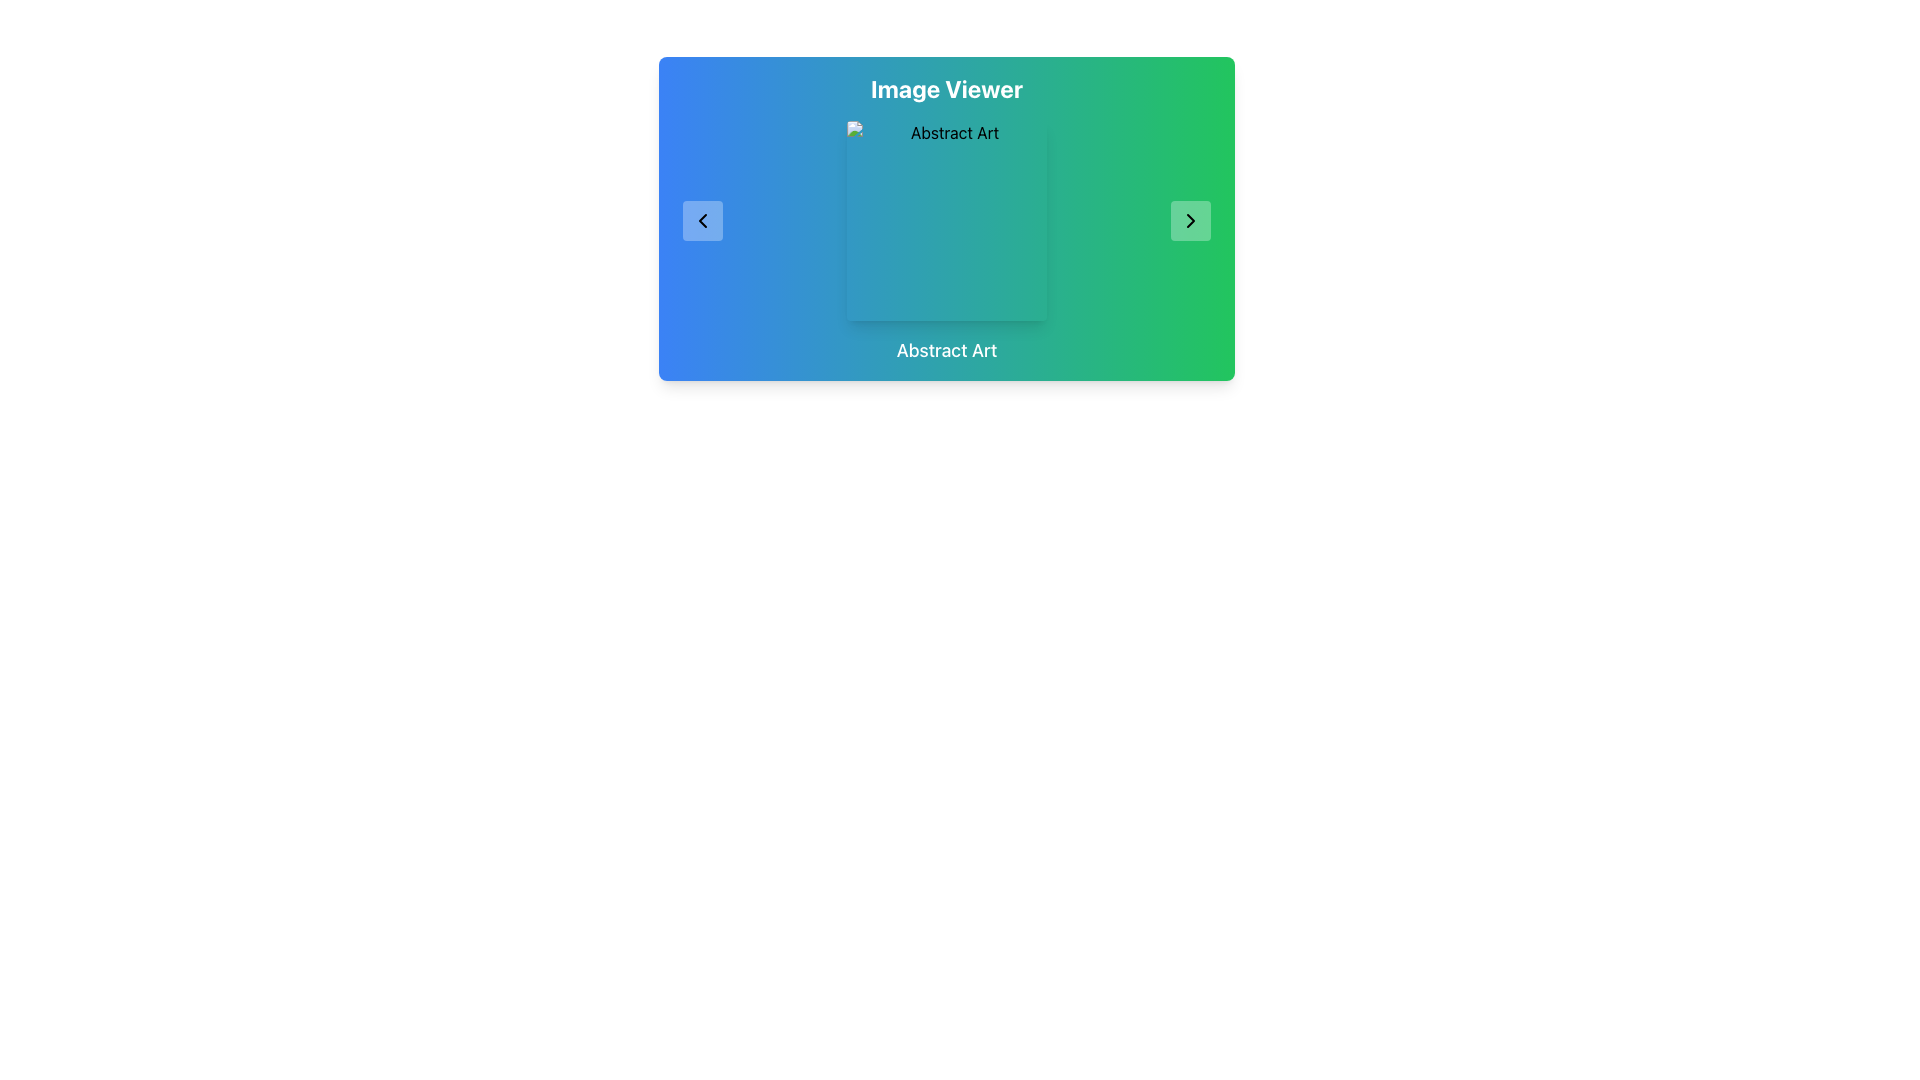 This screenshot has width=1920, height=1080. I want to click on the navigation button located at the top-right corner of the interface to proceed to the next item, so click(1190, 220).